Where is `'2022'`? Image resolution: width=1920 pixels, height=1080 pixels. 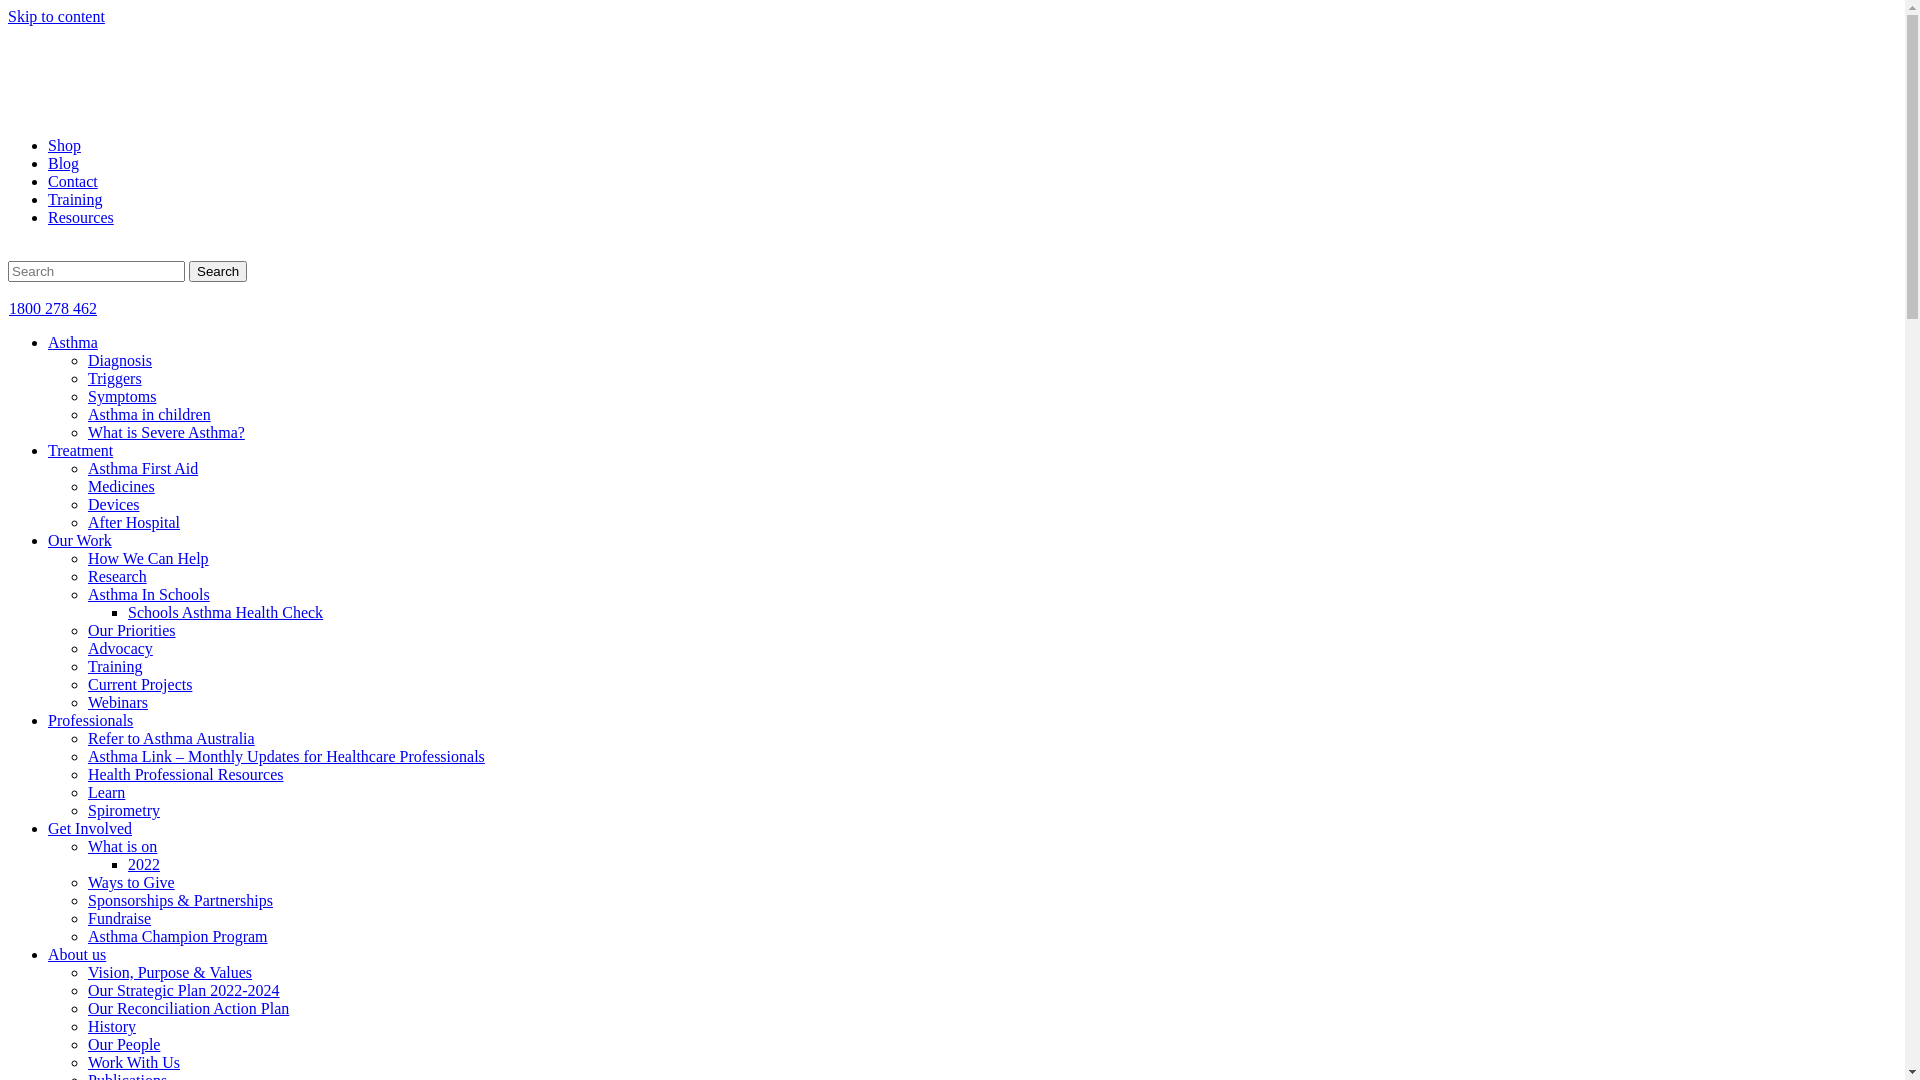 '2022' is located at coordinates (143, 863).